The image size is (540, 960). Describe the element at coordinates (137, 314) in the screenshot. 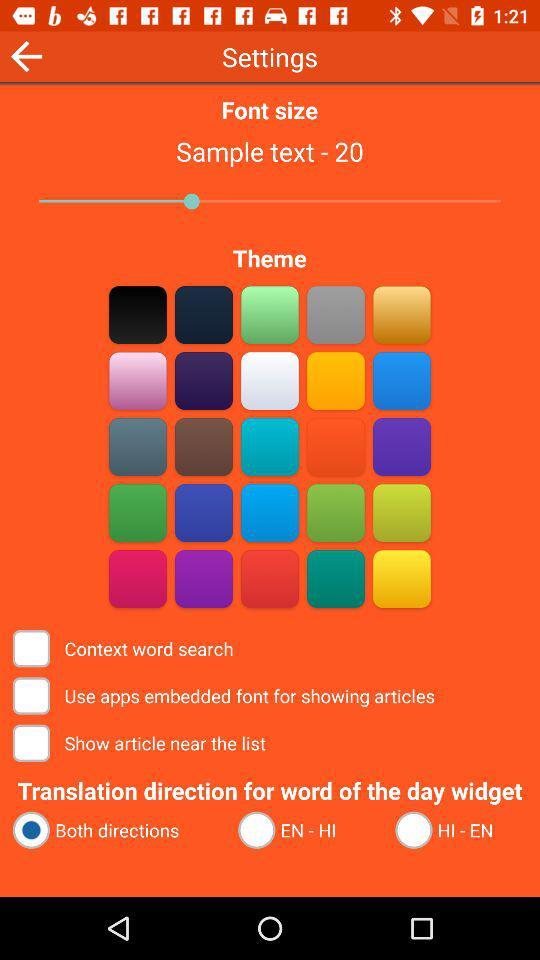

I see `theme color` at that location.